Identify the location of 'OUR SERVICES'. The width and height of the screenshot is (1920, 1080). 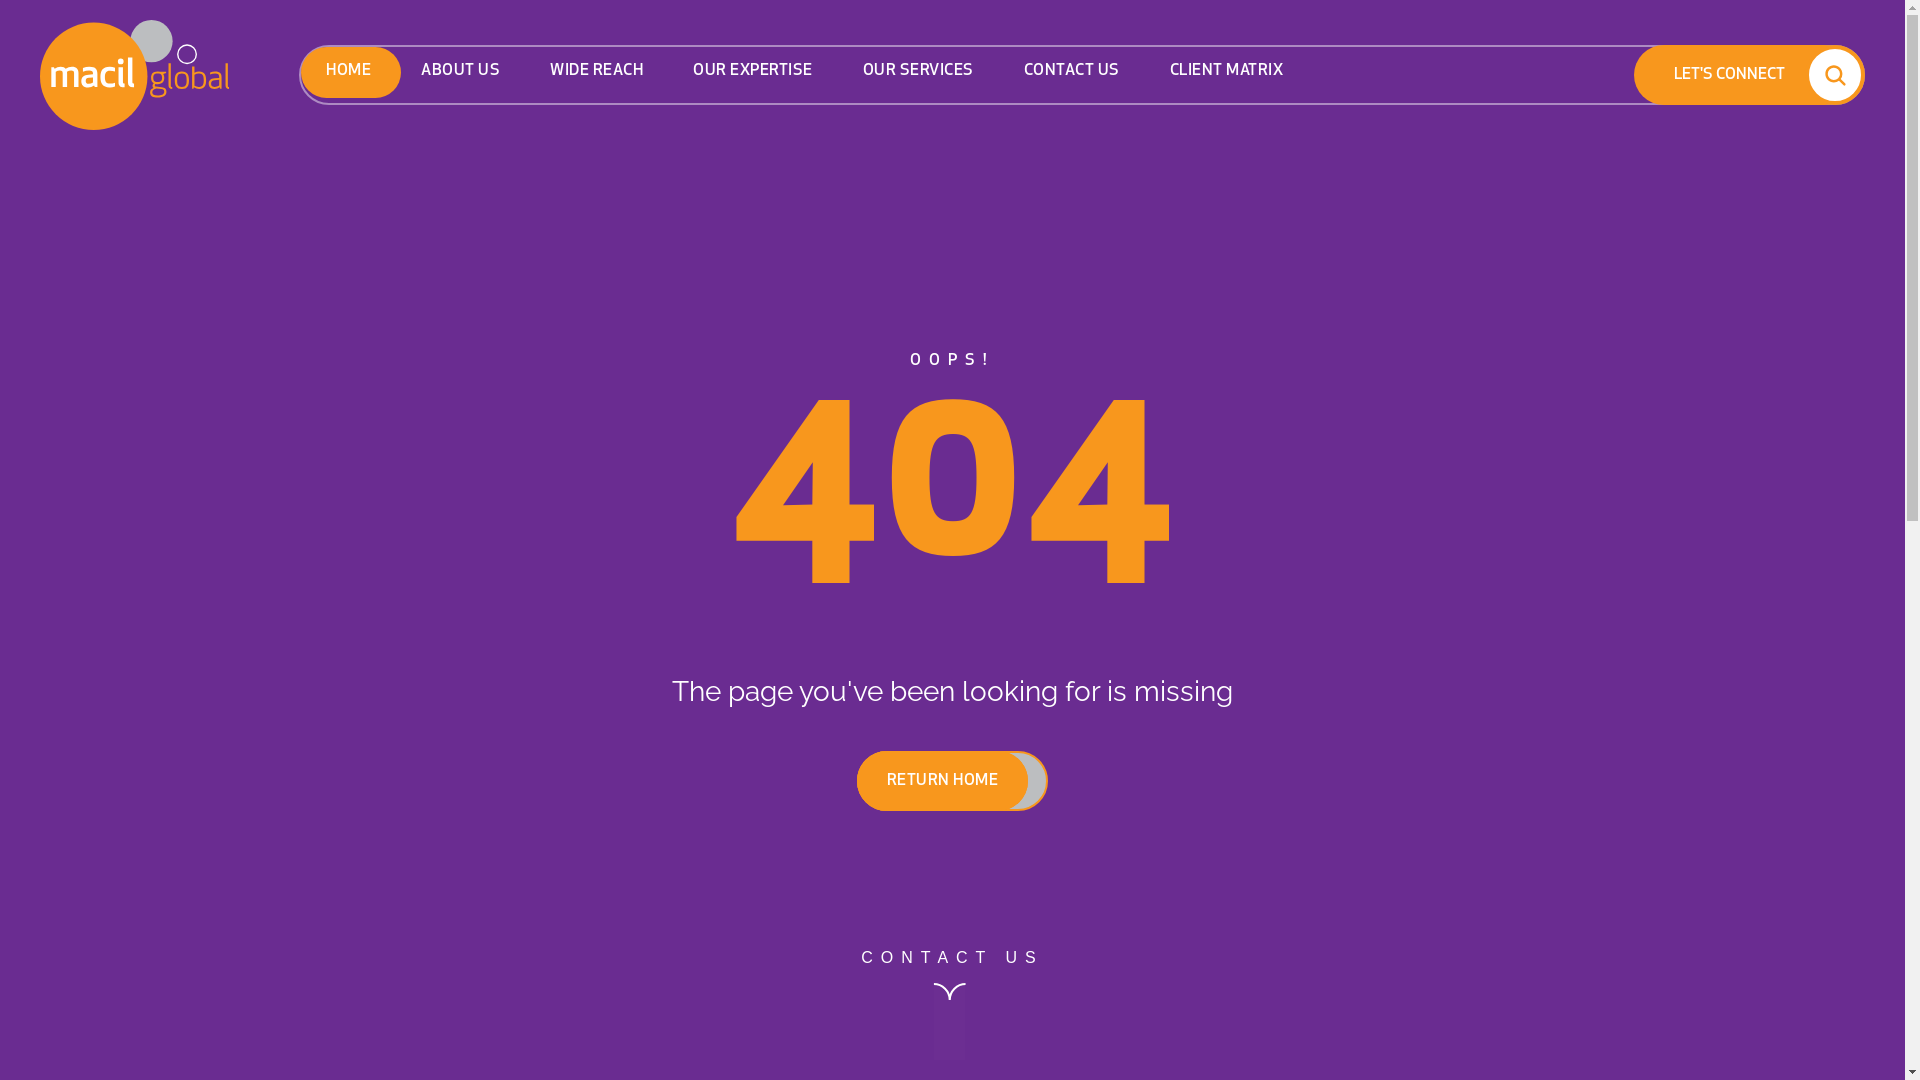
(917, 71).